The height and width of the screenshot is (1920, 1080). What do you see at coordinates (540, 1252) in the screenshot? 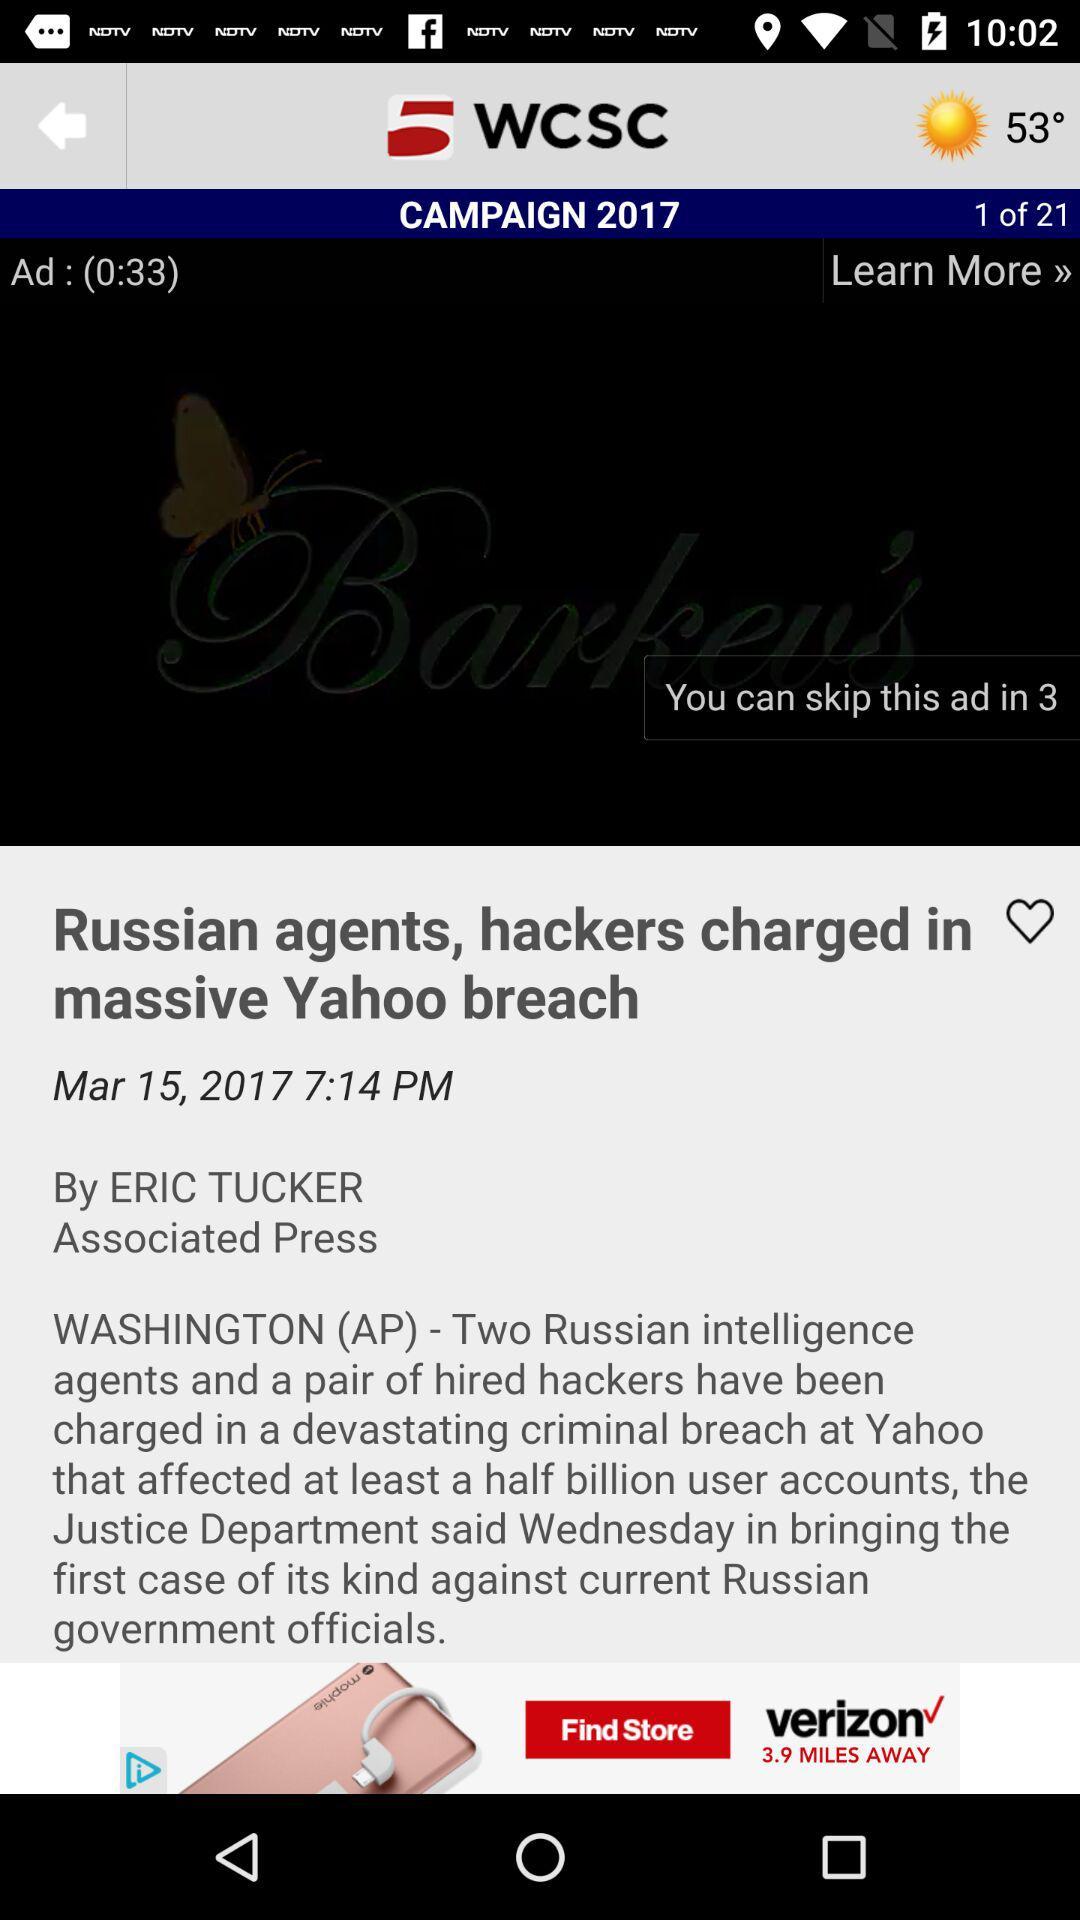
I see `share the article` at bounding box center [540, 1252].